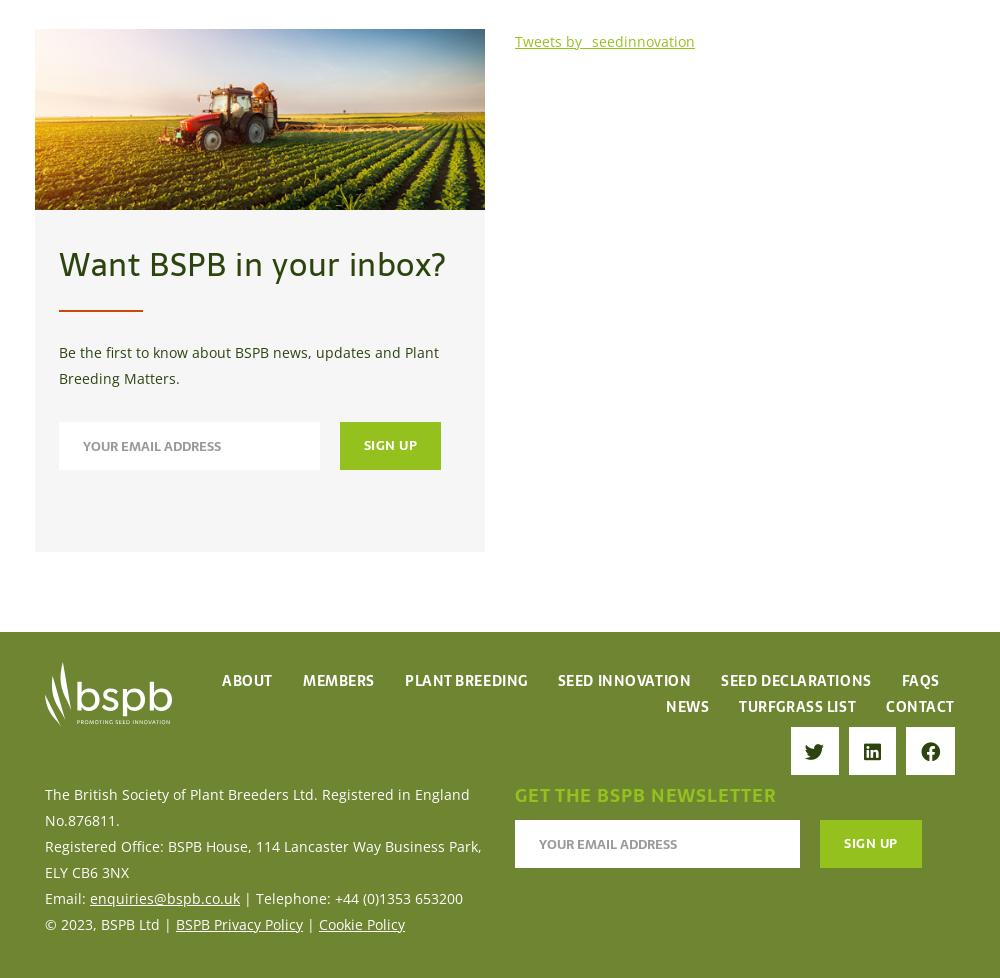  What do you see at coordinates (361, 922) in the screenshot?
I see `'Cookie Policy'` at bounding box center [361, 922].